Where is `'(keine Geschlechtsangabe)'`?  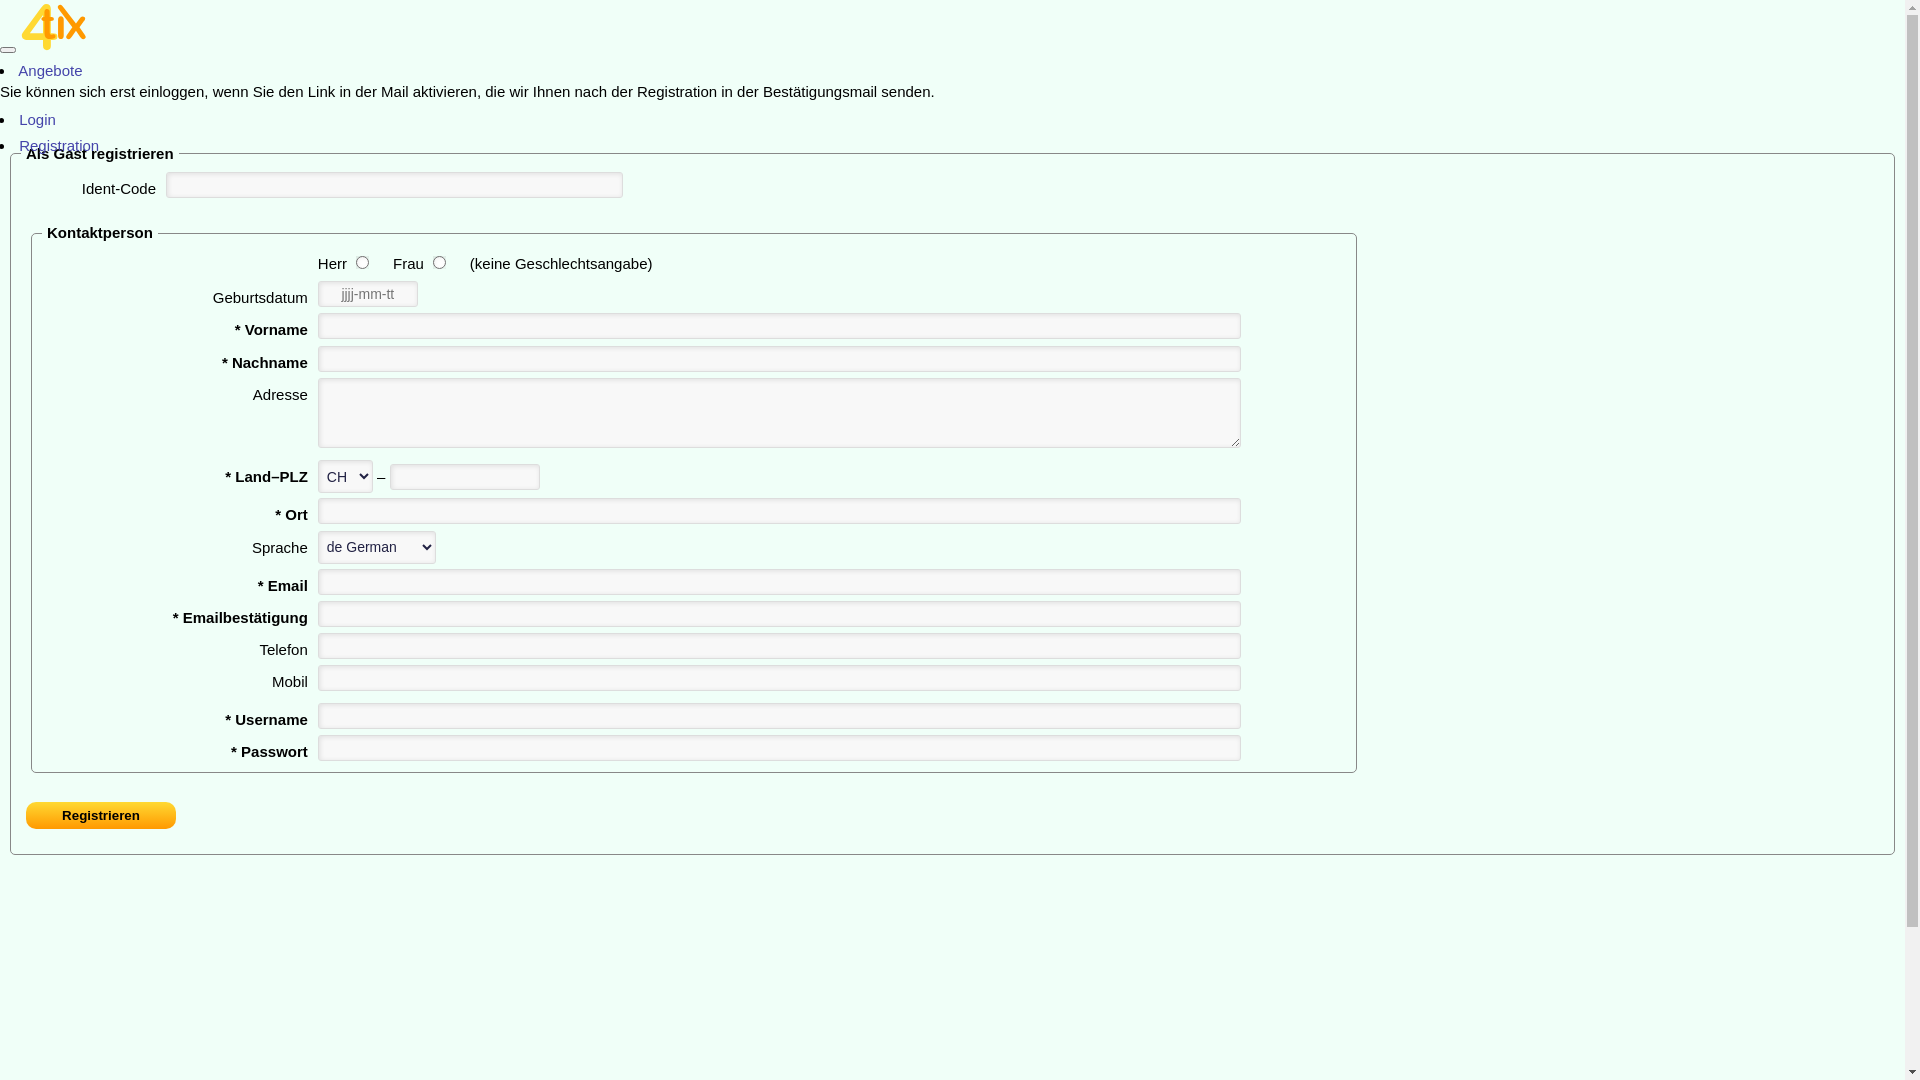 '(keine Geschlechtsangabe)' is located at coordinates (560, 262).